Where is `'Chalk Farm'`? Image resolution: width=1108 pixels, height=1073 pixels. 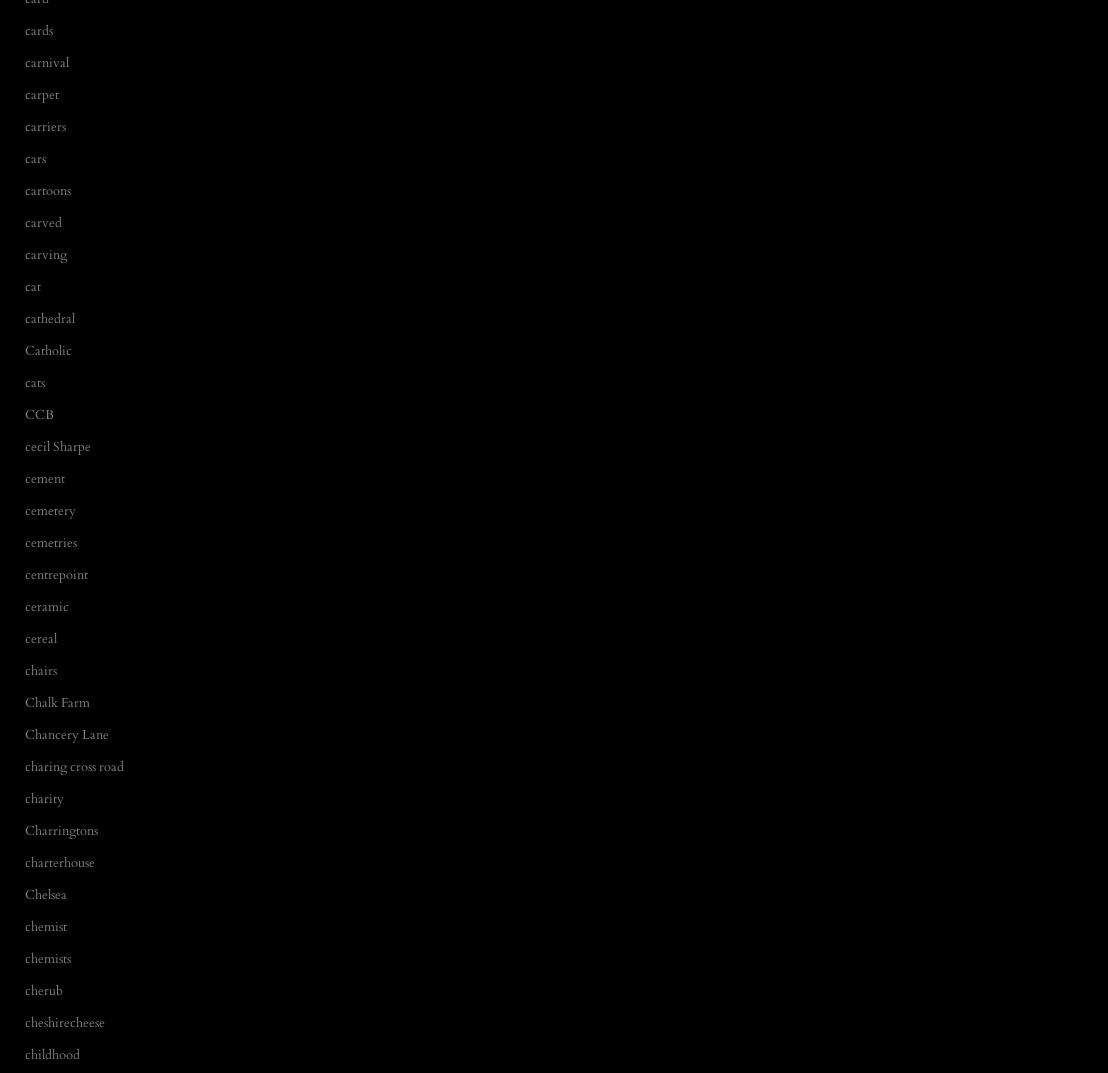 'Chalk Farm' is located at coordinates (56, 701).